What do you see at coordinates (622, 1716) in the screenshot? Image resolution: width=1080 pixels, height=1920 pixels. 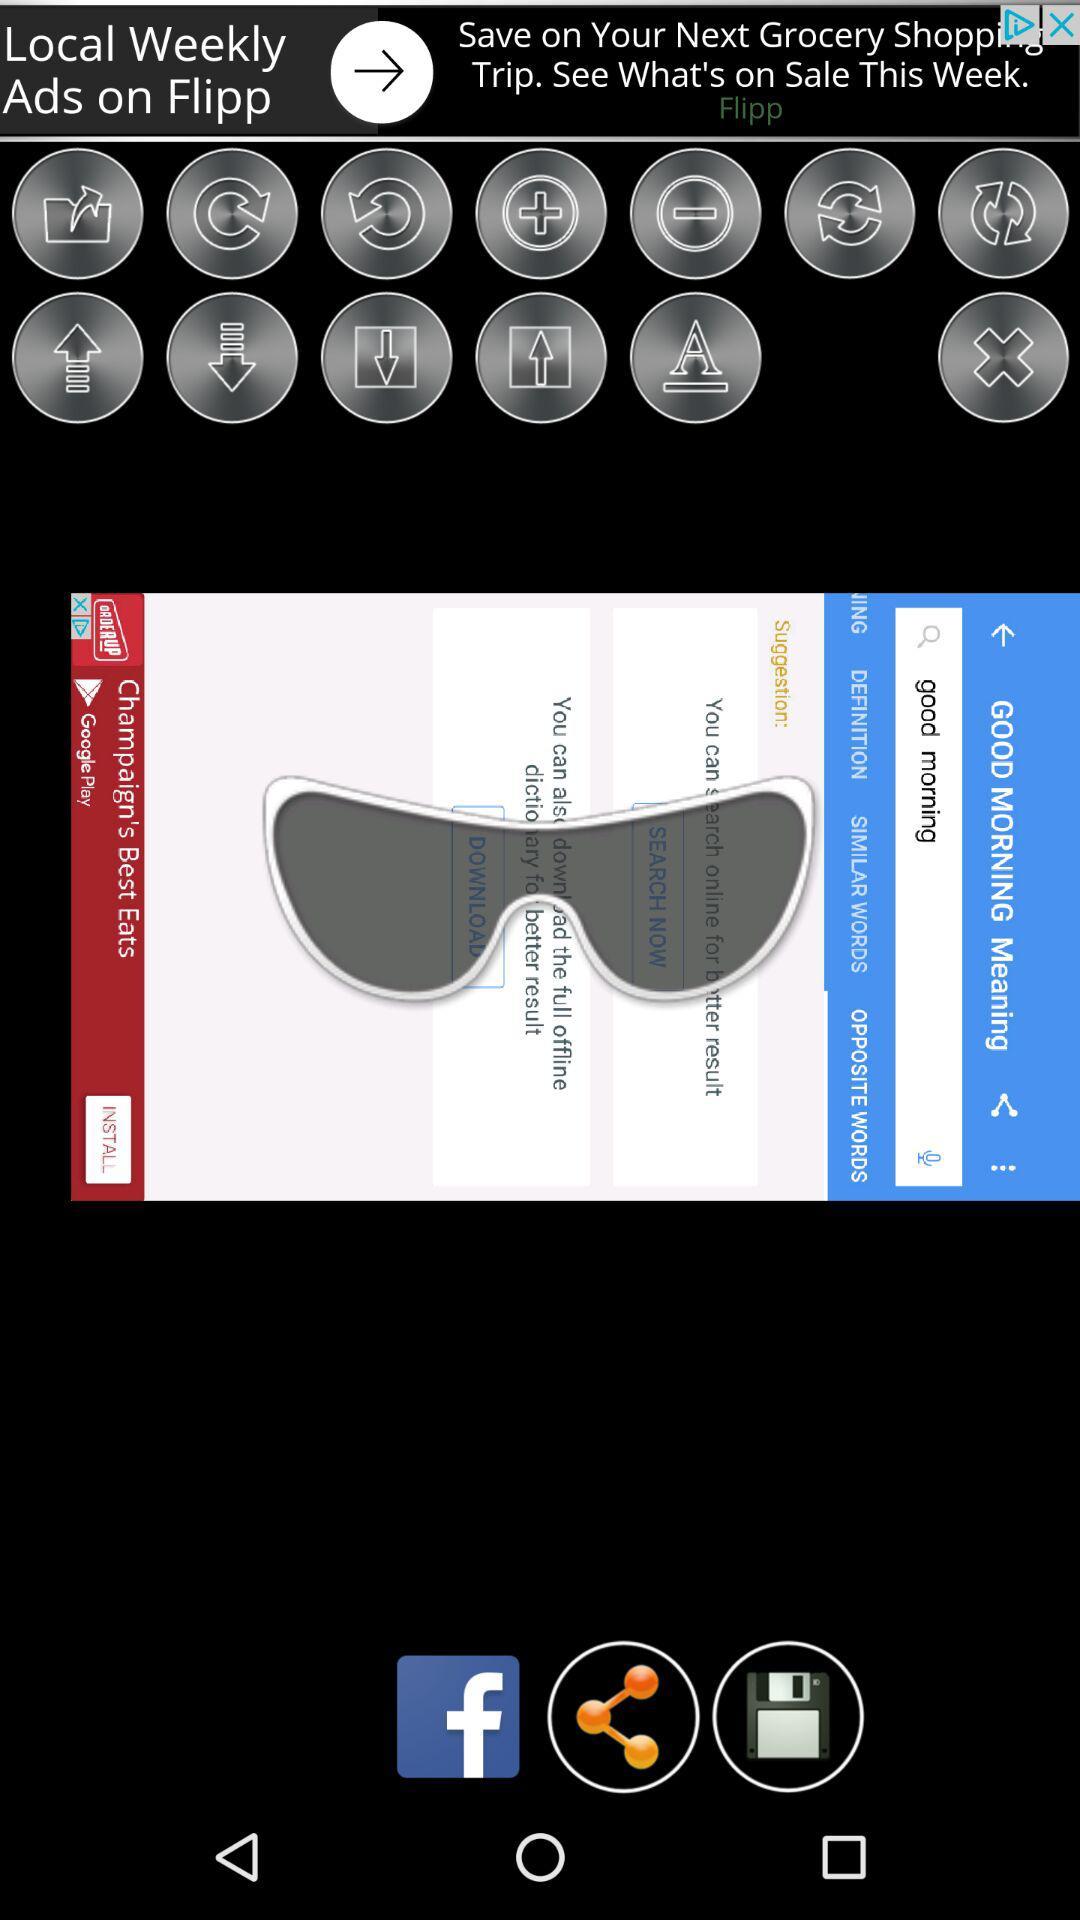 I see `the share button` at bounding box center [622, 1716].